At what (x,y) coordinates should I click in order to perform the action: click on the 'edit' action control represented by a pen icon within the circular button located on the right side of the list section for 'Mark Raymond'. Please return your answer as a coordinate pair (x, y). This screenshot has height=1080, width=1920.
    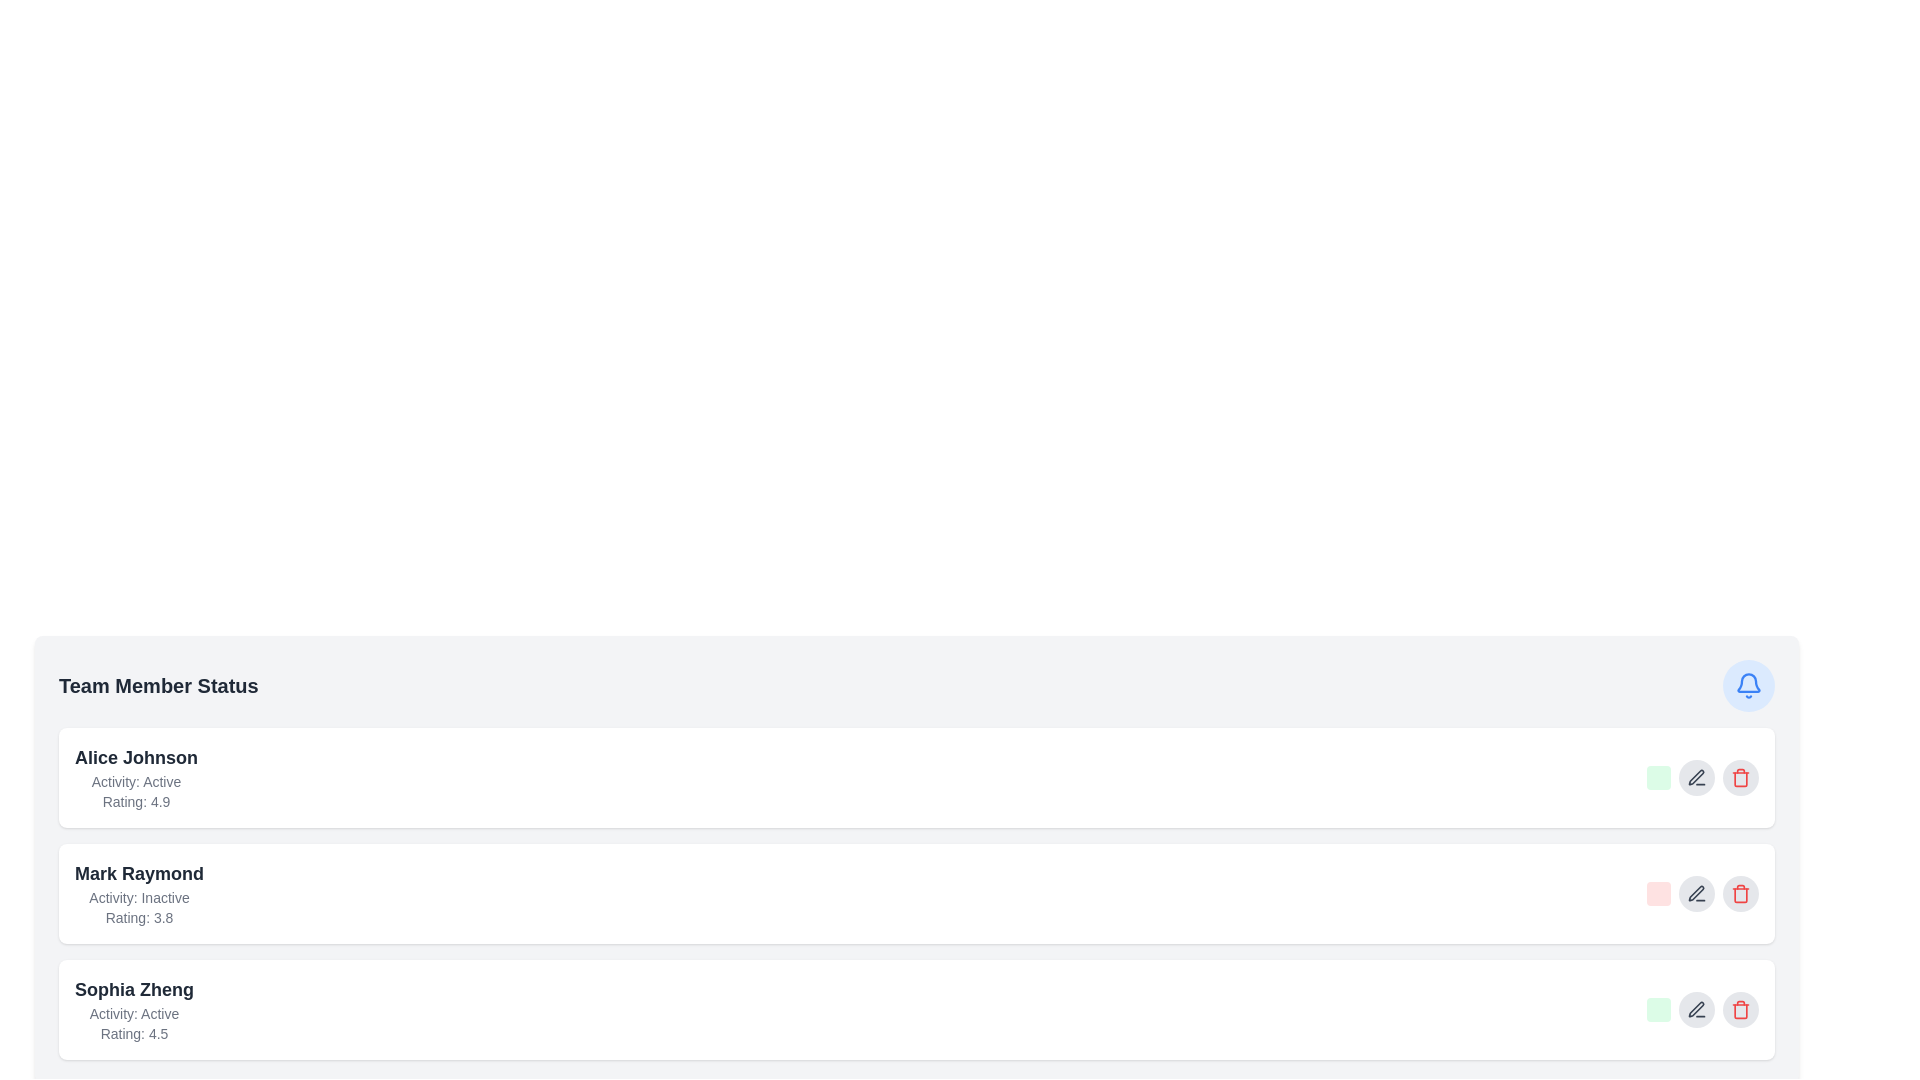
    Looking at the image, I should click on (1696, 893).